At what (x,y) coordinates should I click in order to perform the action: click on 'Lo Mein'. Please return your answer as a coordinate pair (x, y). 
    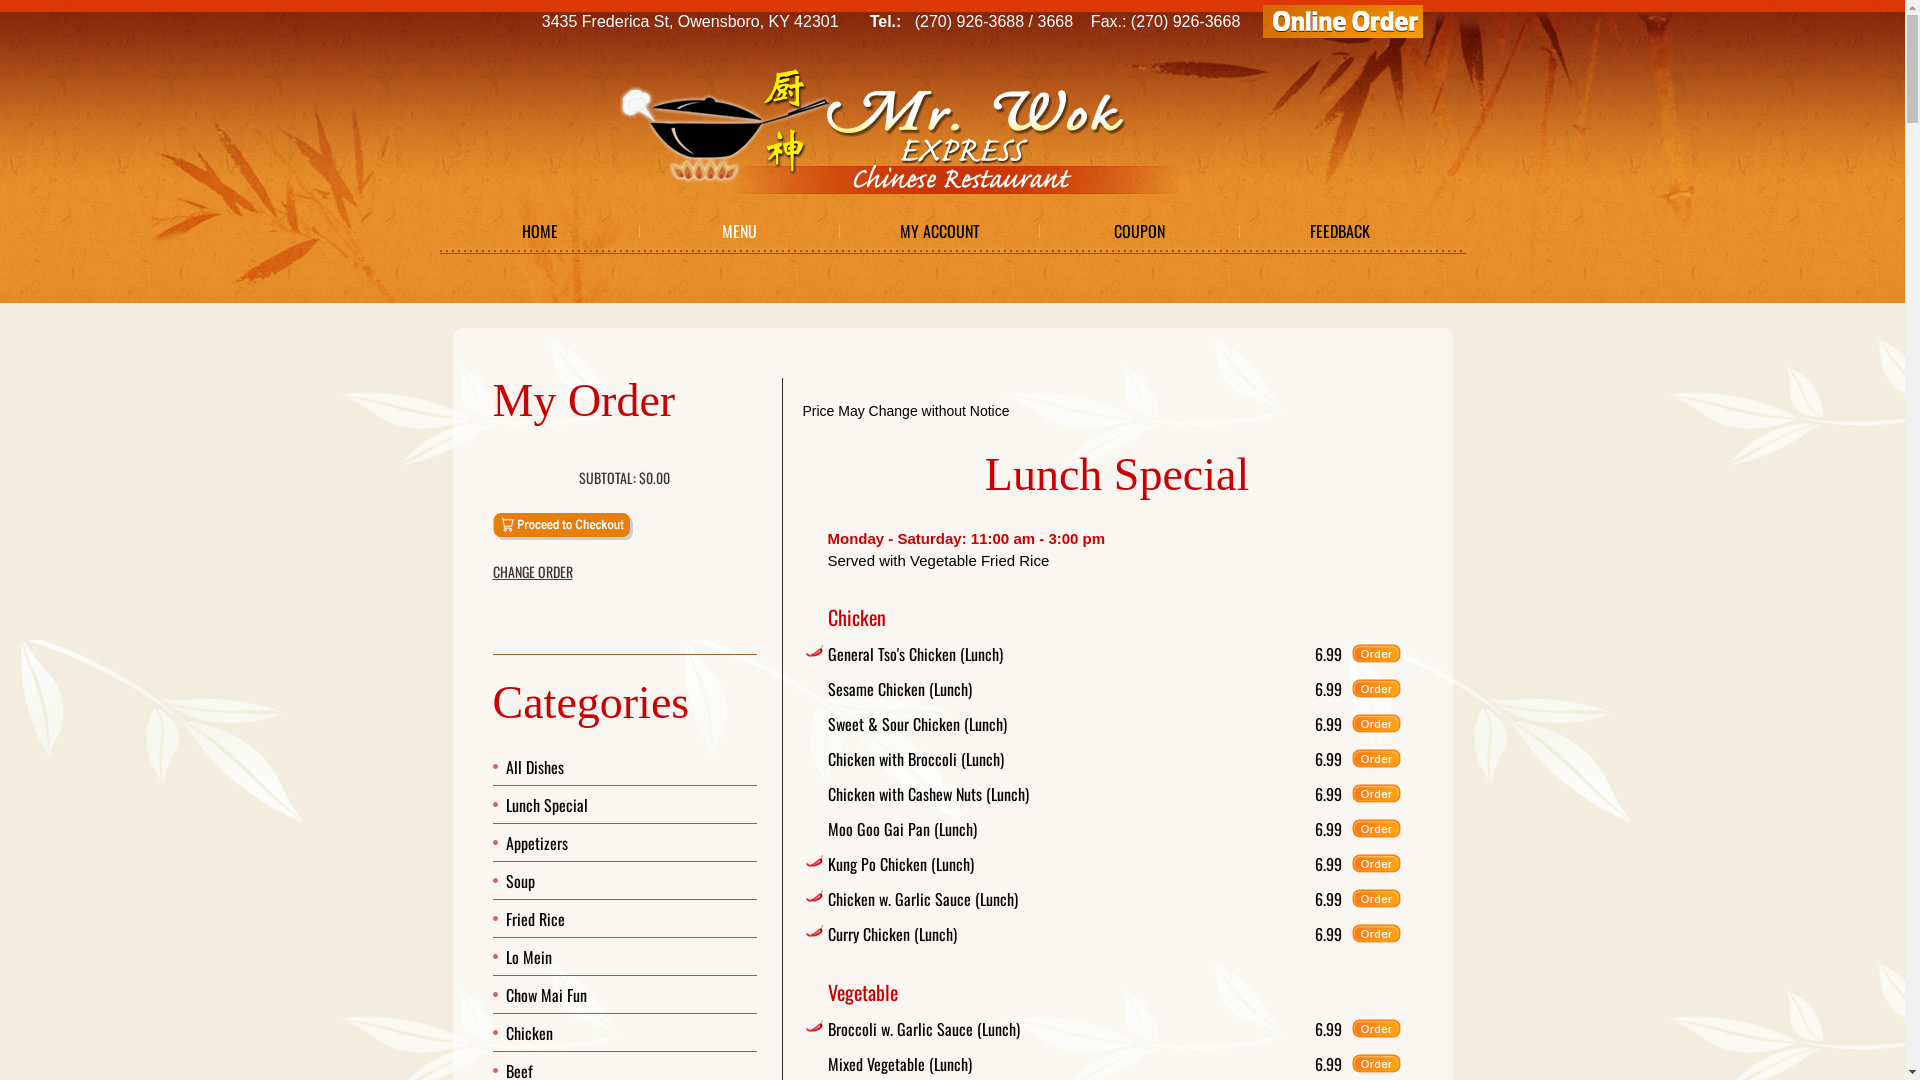
    Looking at the image, I should click on (528, 955).